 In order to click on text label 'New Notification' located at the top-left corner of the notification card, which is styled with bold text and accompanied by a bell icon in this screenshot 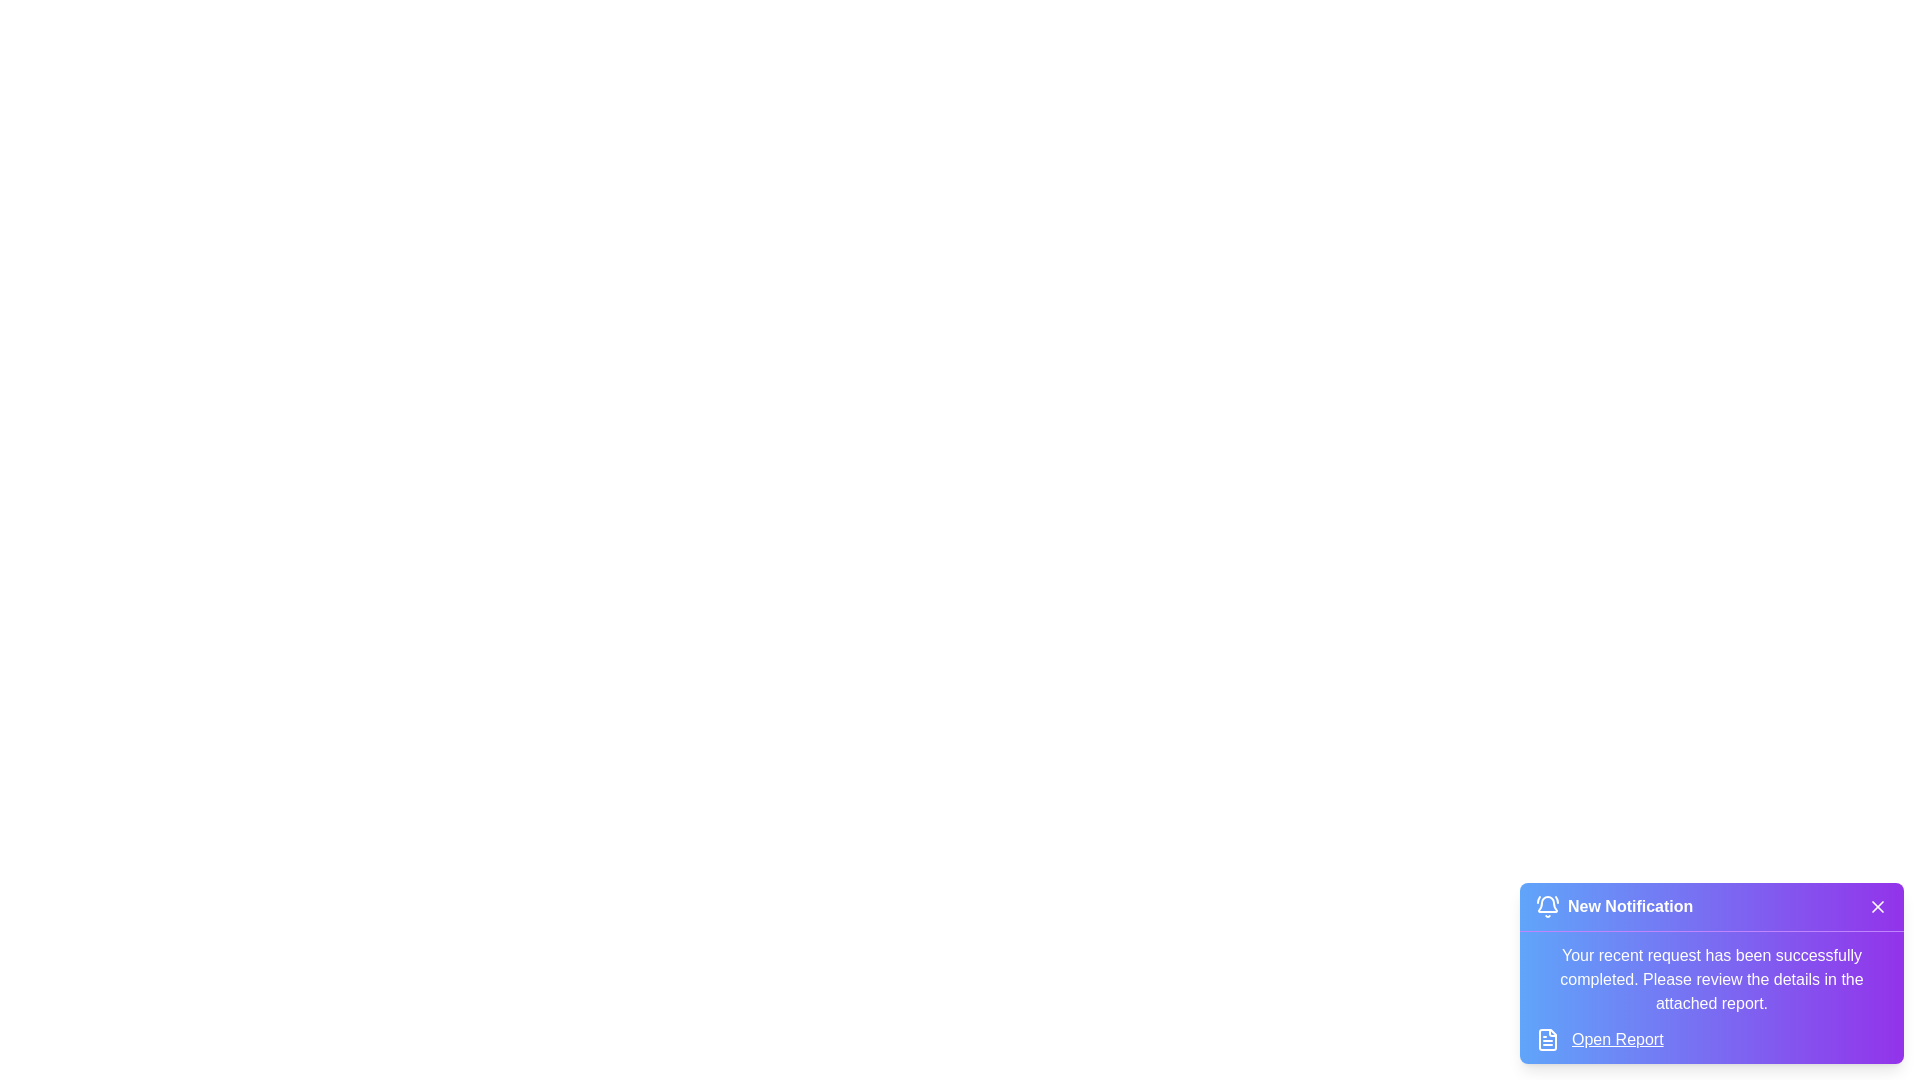, I will do `click(1614, 906)`.